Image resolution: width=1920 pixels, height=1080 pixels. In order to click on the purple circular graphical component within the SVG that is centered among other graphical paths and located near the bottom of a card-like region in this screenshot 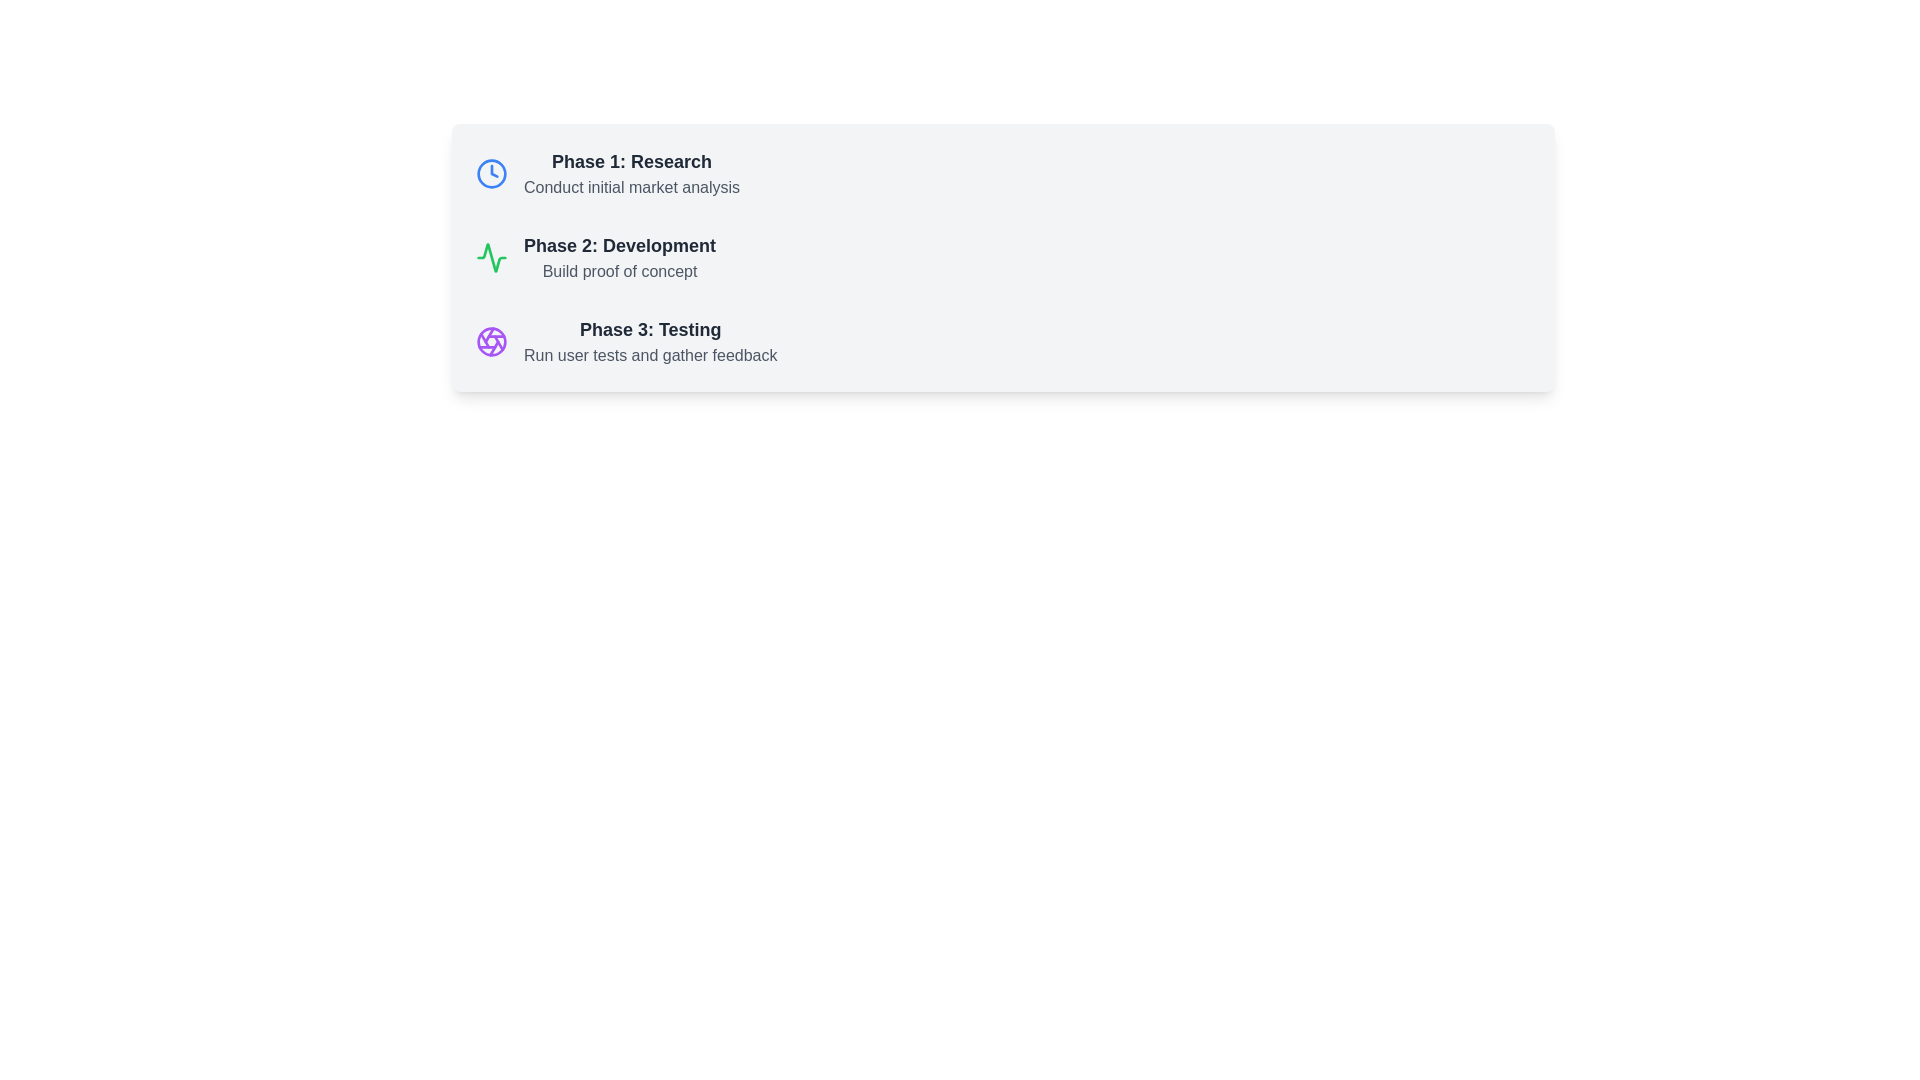, I will do `click(491, 341)`.